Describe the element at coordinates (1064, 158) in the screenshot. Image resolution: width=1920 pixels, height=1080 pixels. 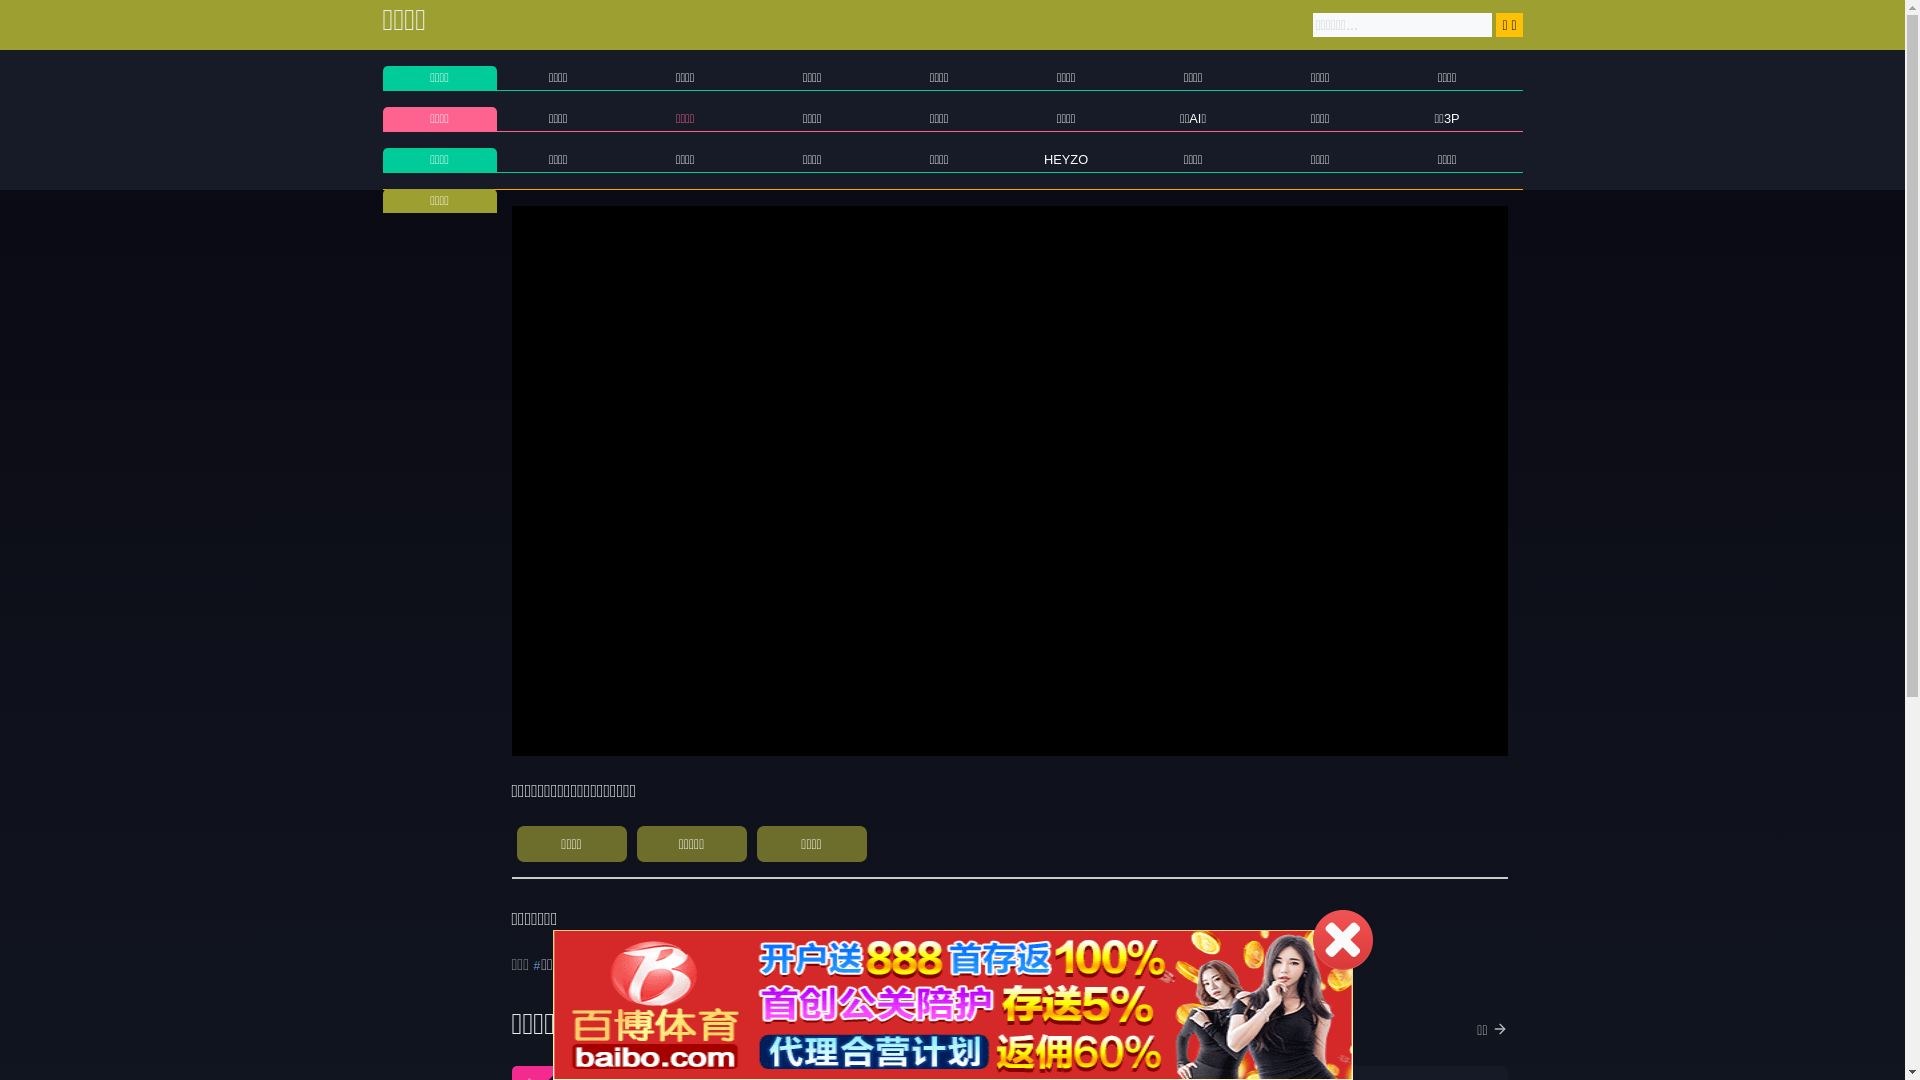
I see `'HEYZO'` at that location.